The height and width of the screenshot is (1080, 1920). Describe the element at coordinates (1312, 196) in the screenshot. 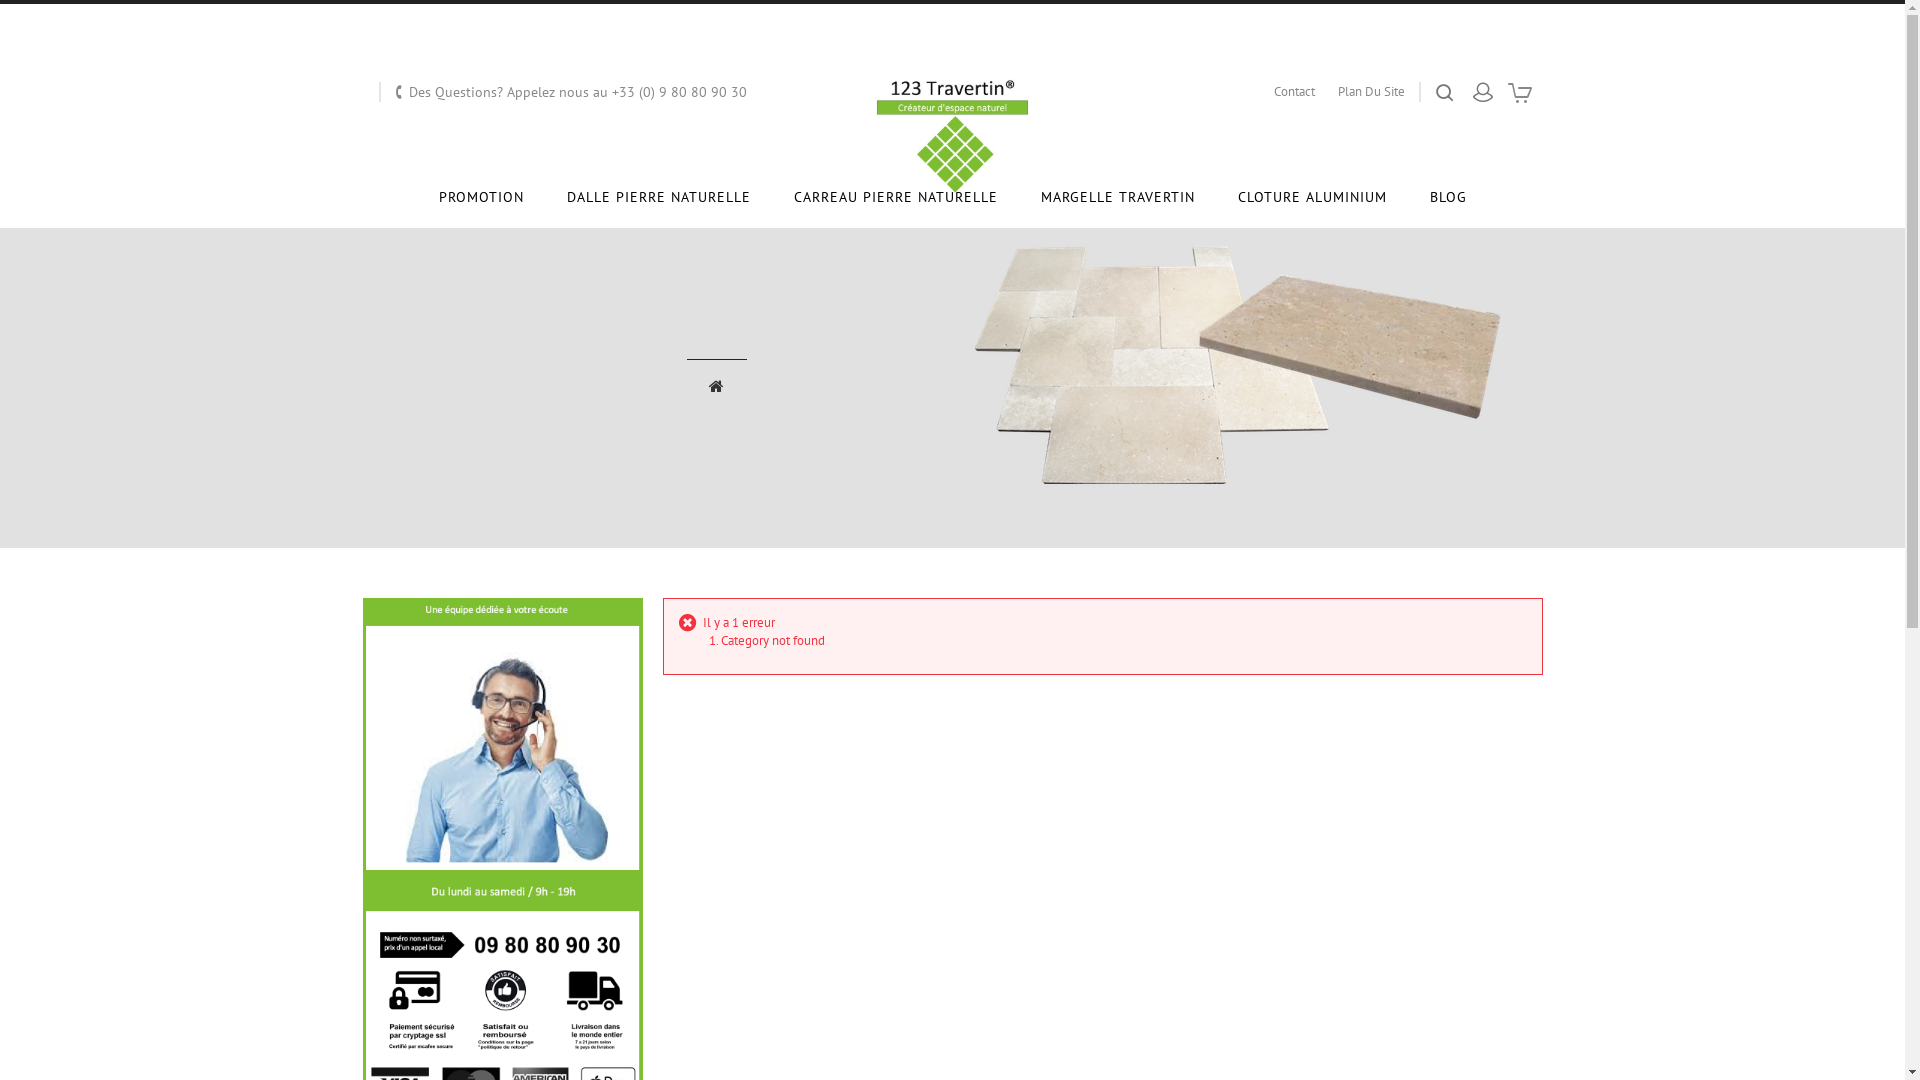

I see `'CLOTURE ALUMINIUM'` at that location.